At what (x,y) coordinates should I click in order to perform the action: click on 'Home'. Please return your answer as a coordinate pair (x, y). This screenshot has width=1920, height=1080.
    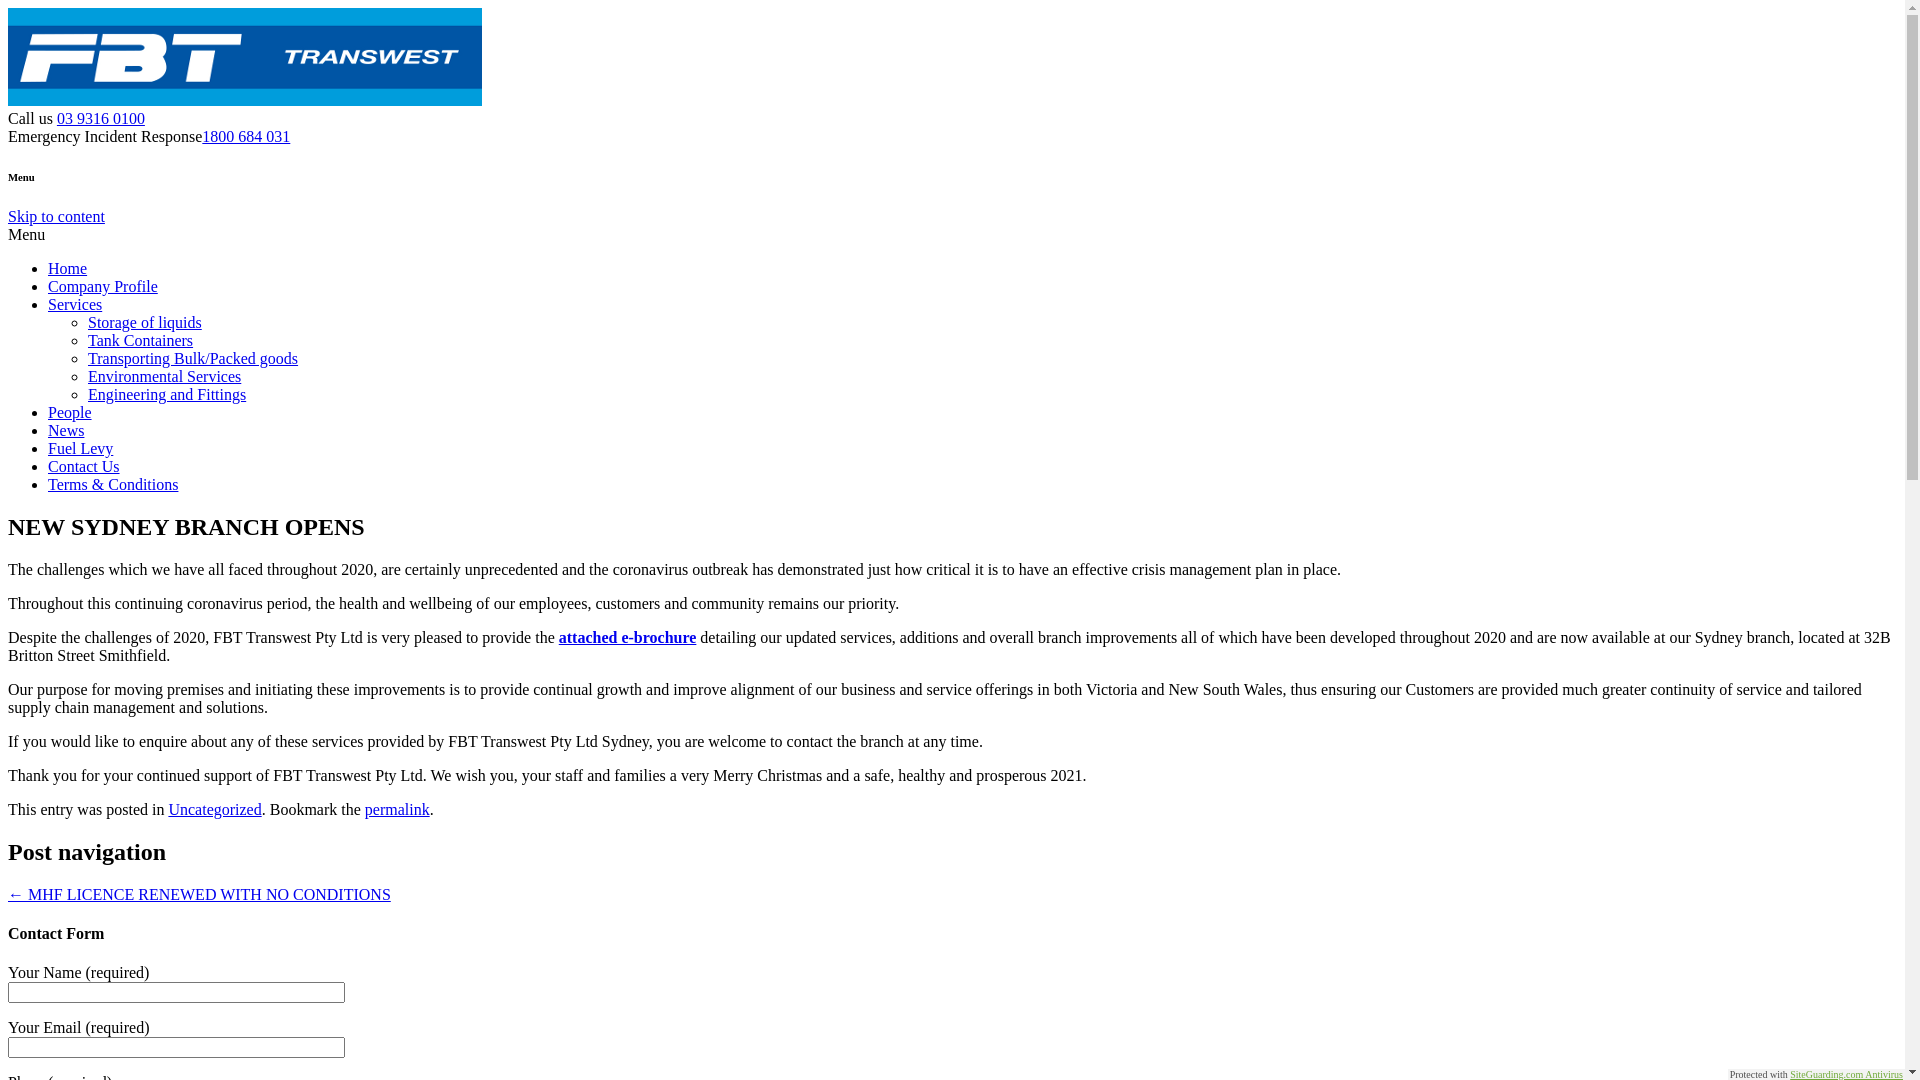
    Looking at the image, I should click on (67, 267).